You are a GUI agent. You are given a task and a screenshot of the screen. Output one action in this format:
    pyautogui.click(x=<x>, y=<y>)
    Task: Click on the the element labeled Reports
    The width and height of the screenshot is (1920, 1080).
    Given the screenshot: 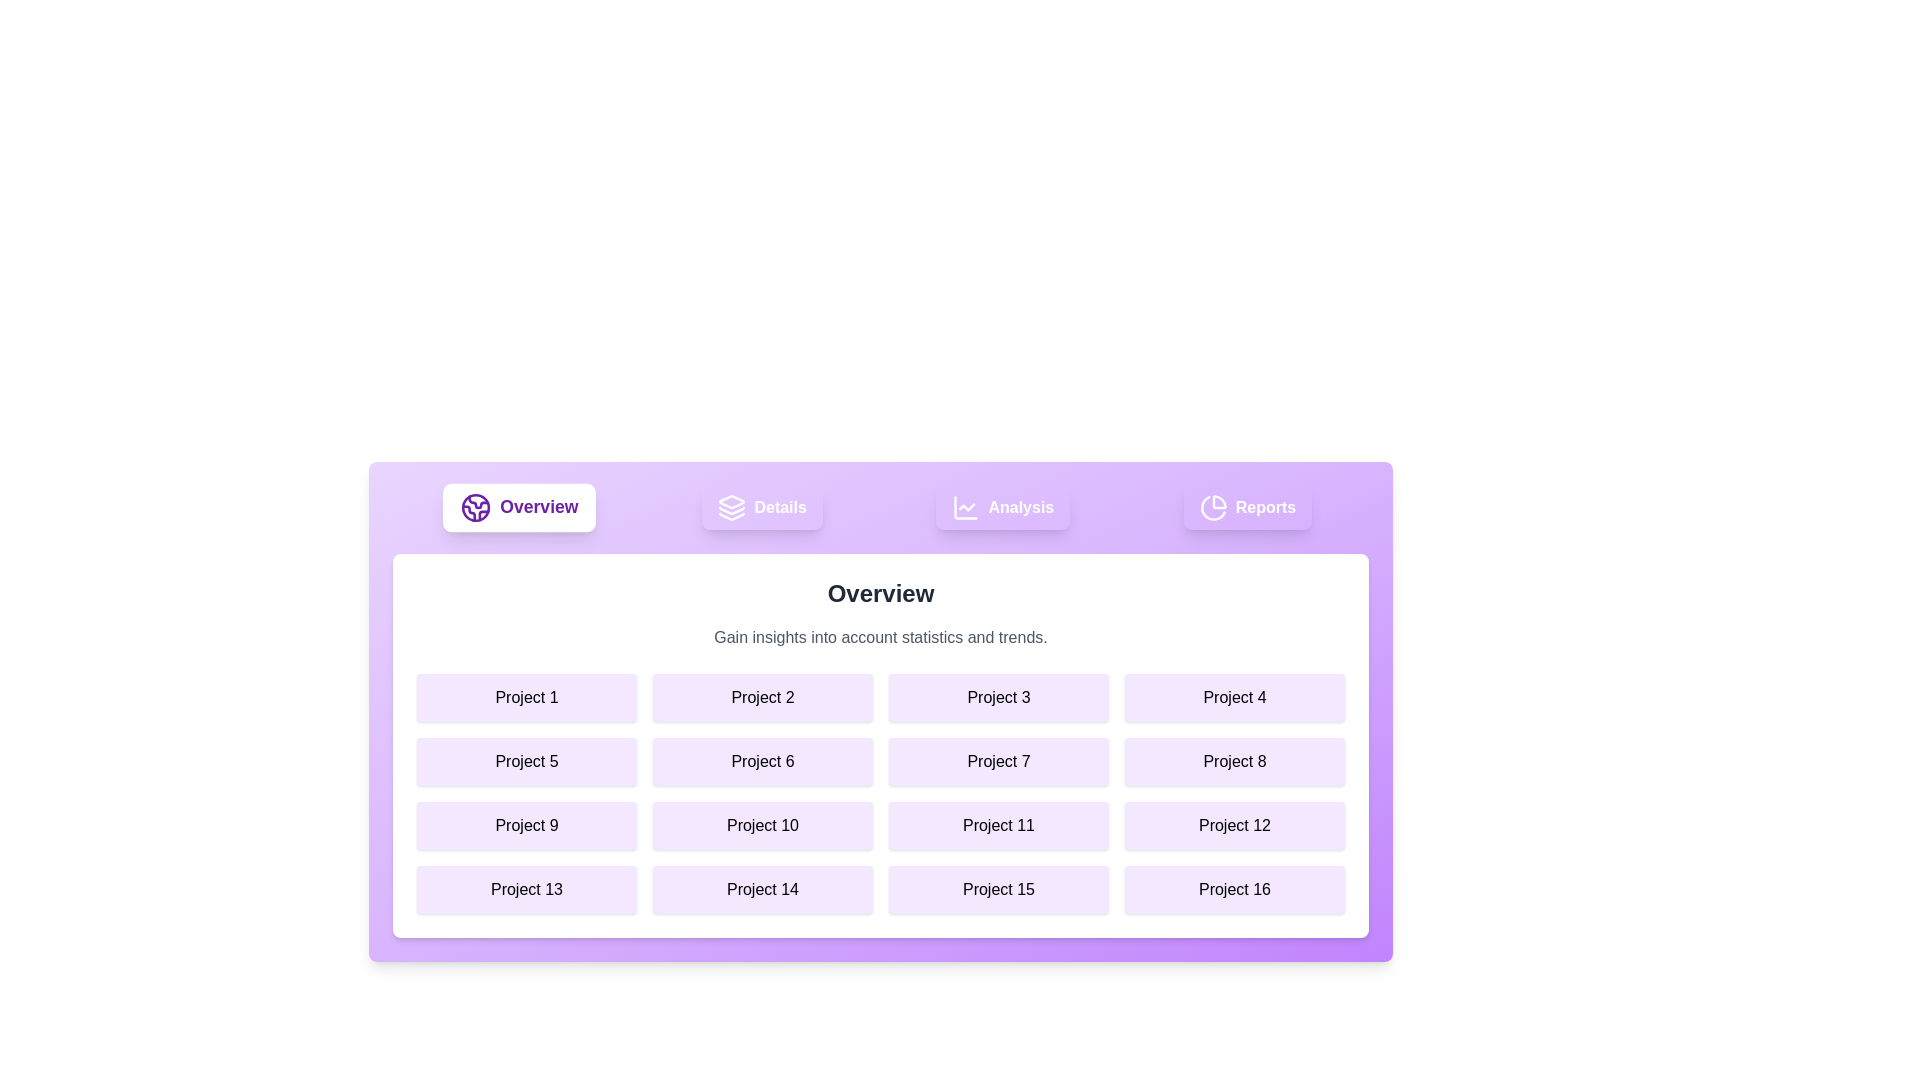 What is the action you would take?
    pyautogui.click(x=1247, y=507)
    